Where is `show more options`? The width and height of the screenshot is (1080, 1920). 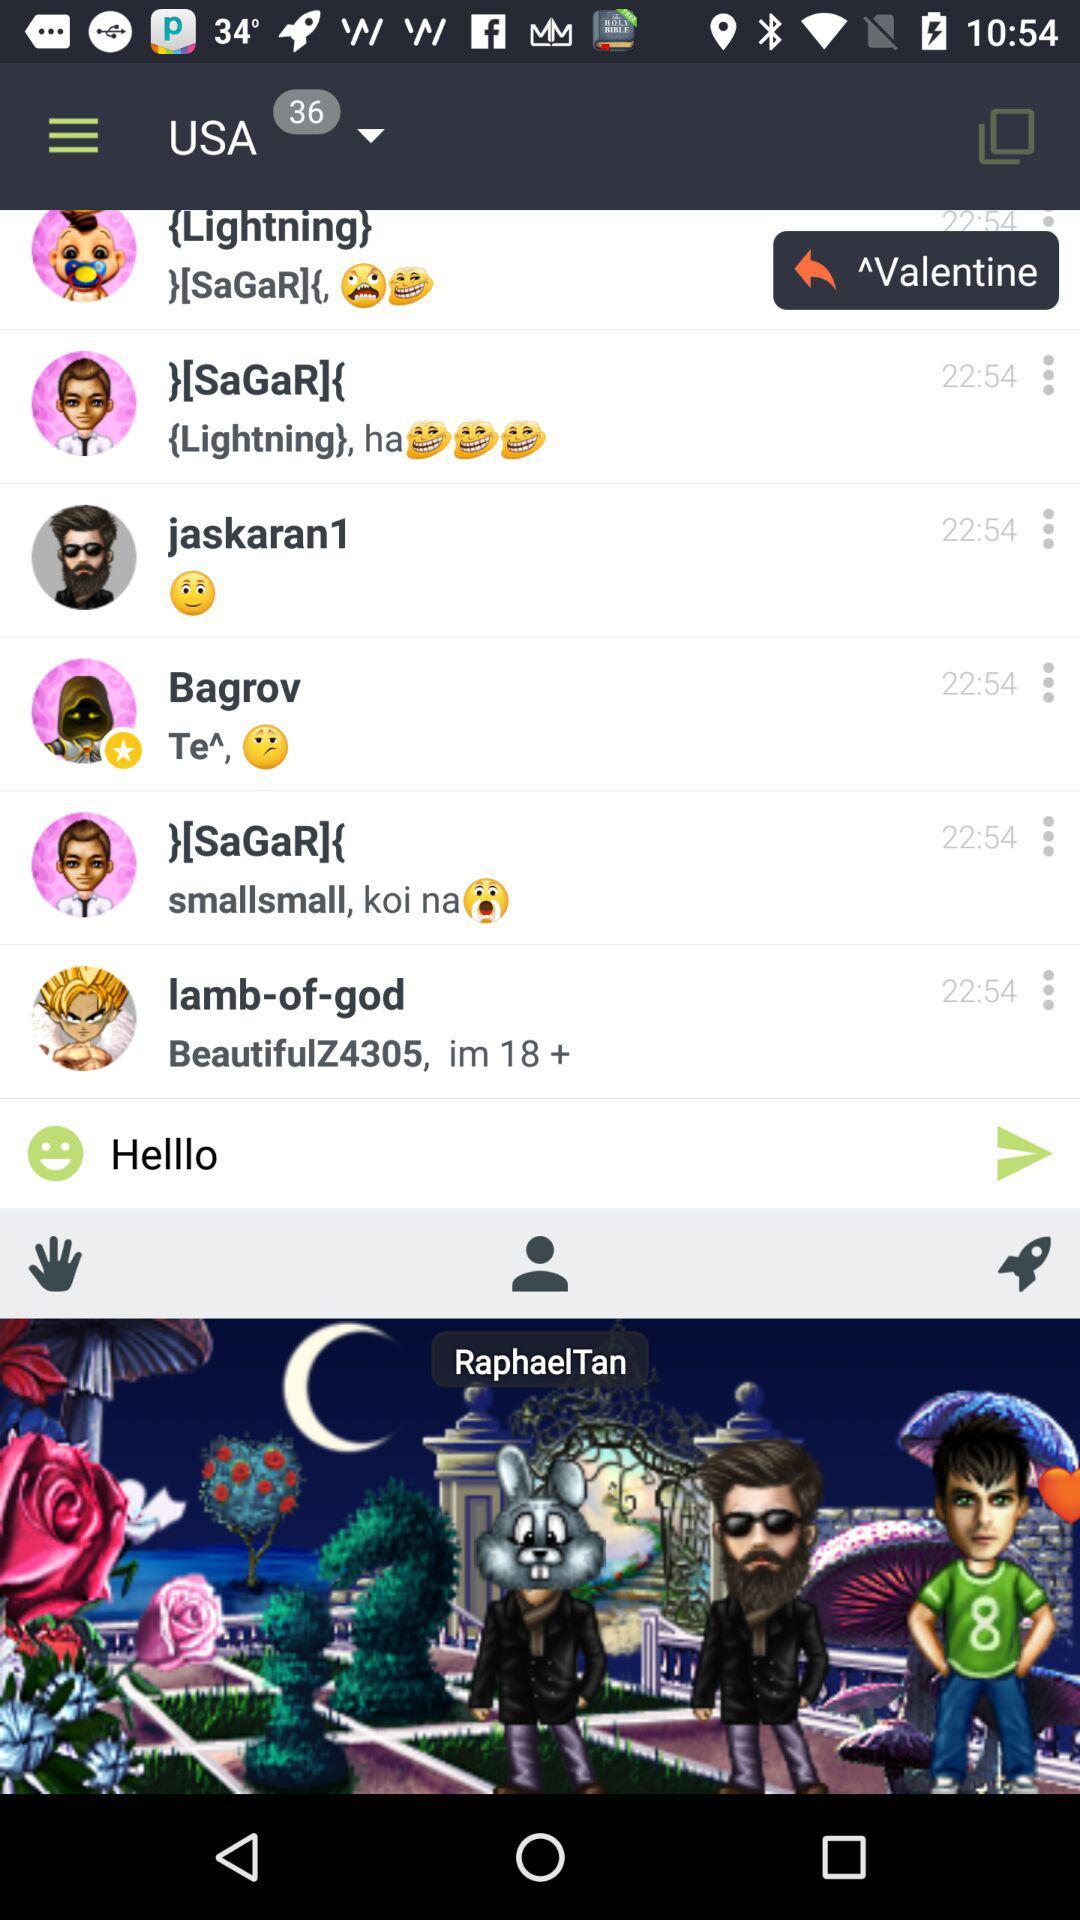 show more options is located at coordinates (1047, 989).